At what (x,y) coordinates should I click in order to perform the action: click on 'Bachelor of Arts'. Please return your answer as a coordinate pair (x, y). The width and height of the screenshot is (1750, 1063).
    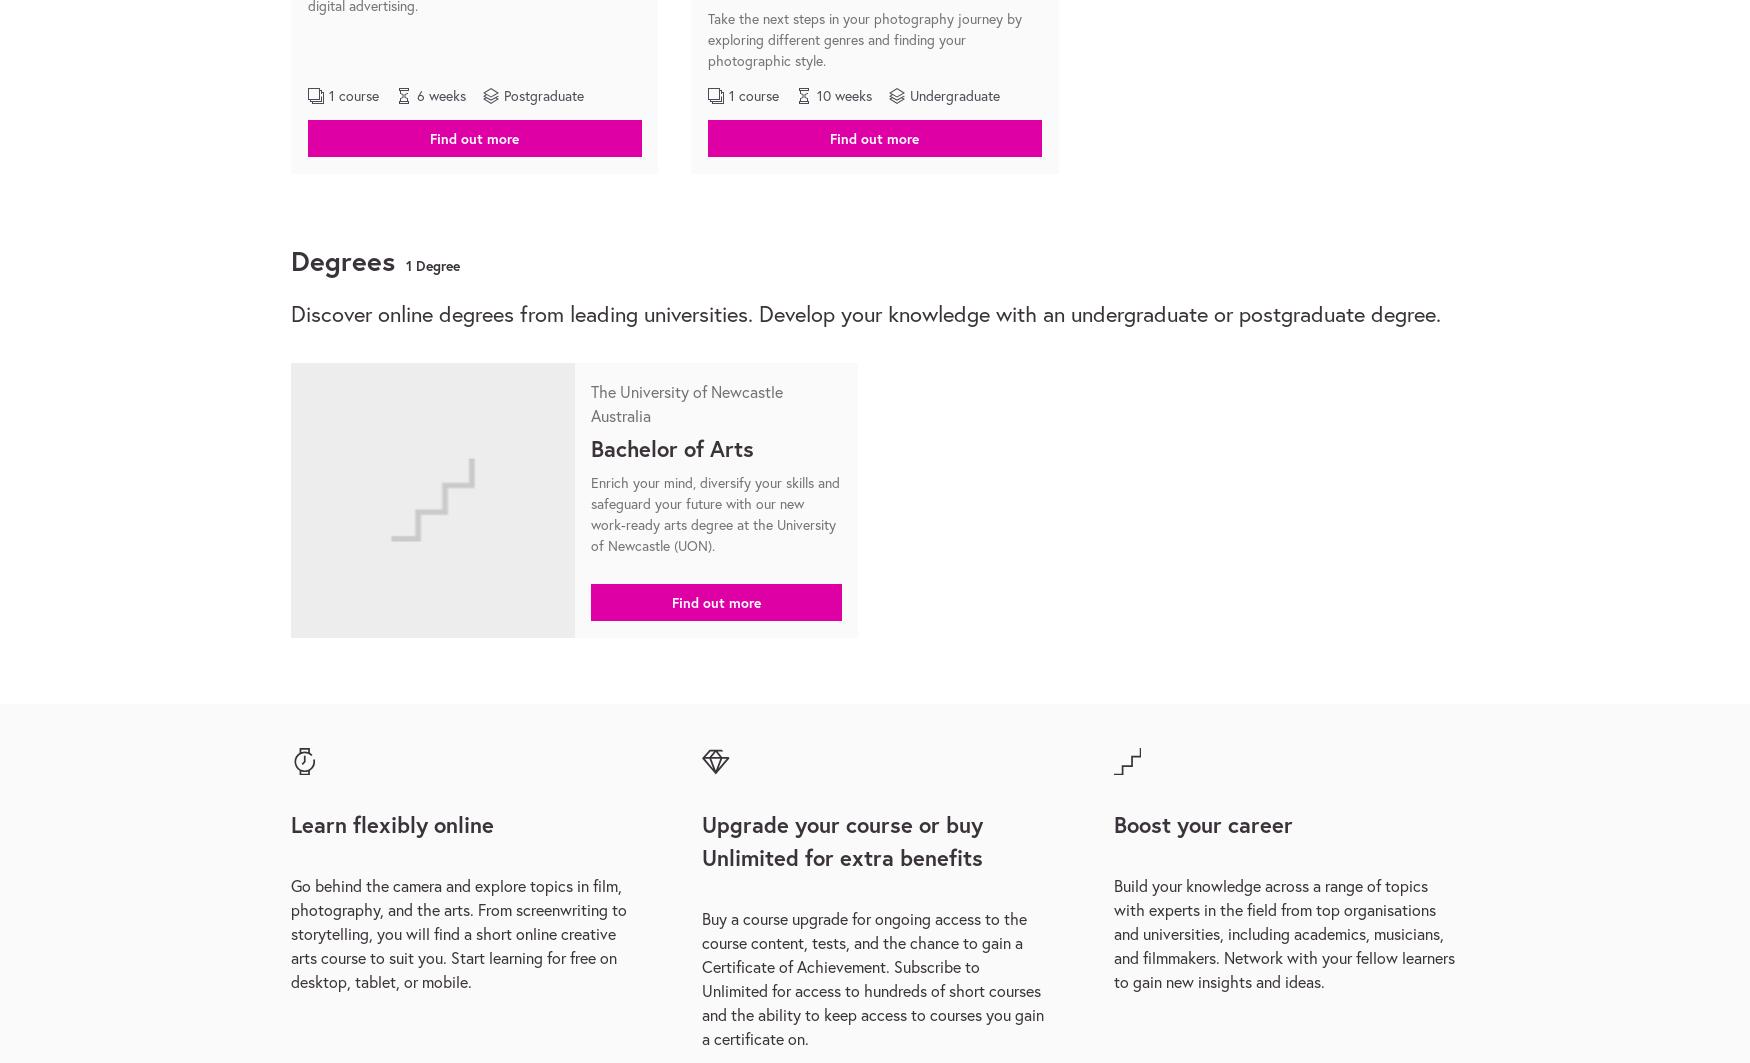
    Looking at the image, I should click on (590, 447).